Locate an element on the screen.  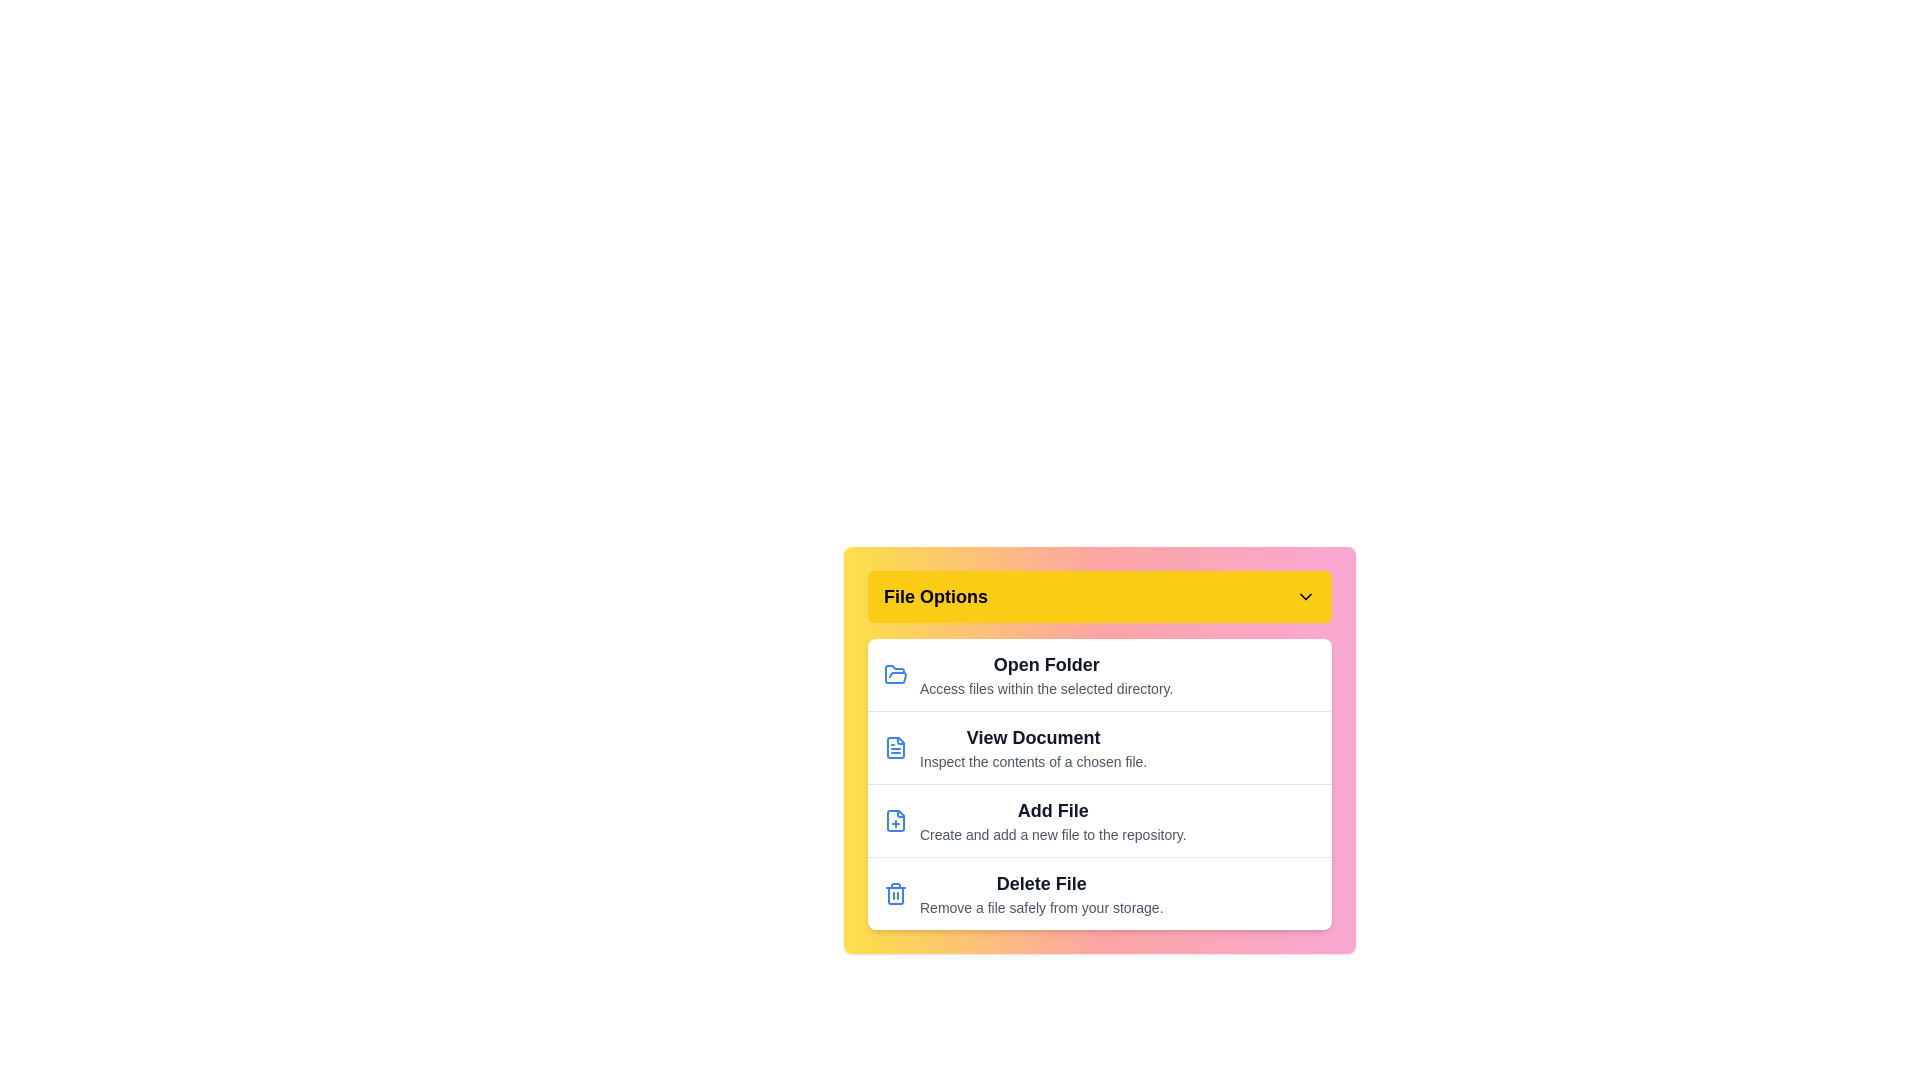
the 'Open Folder' text label, which is a bold and prominent menu option in the 'File Options' section, located at the top of the vertical list of menu items is located at coordinates (1045, 664).